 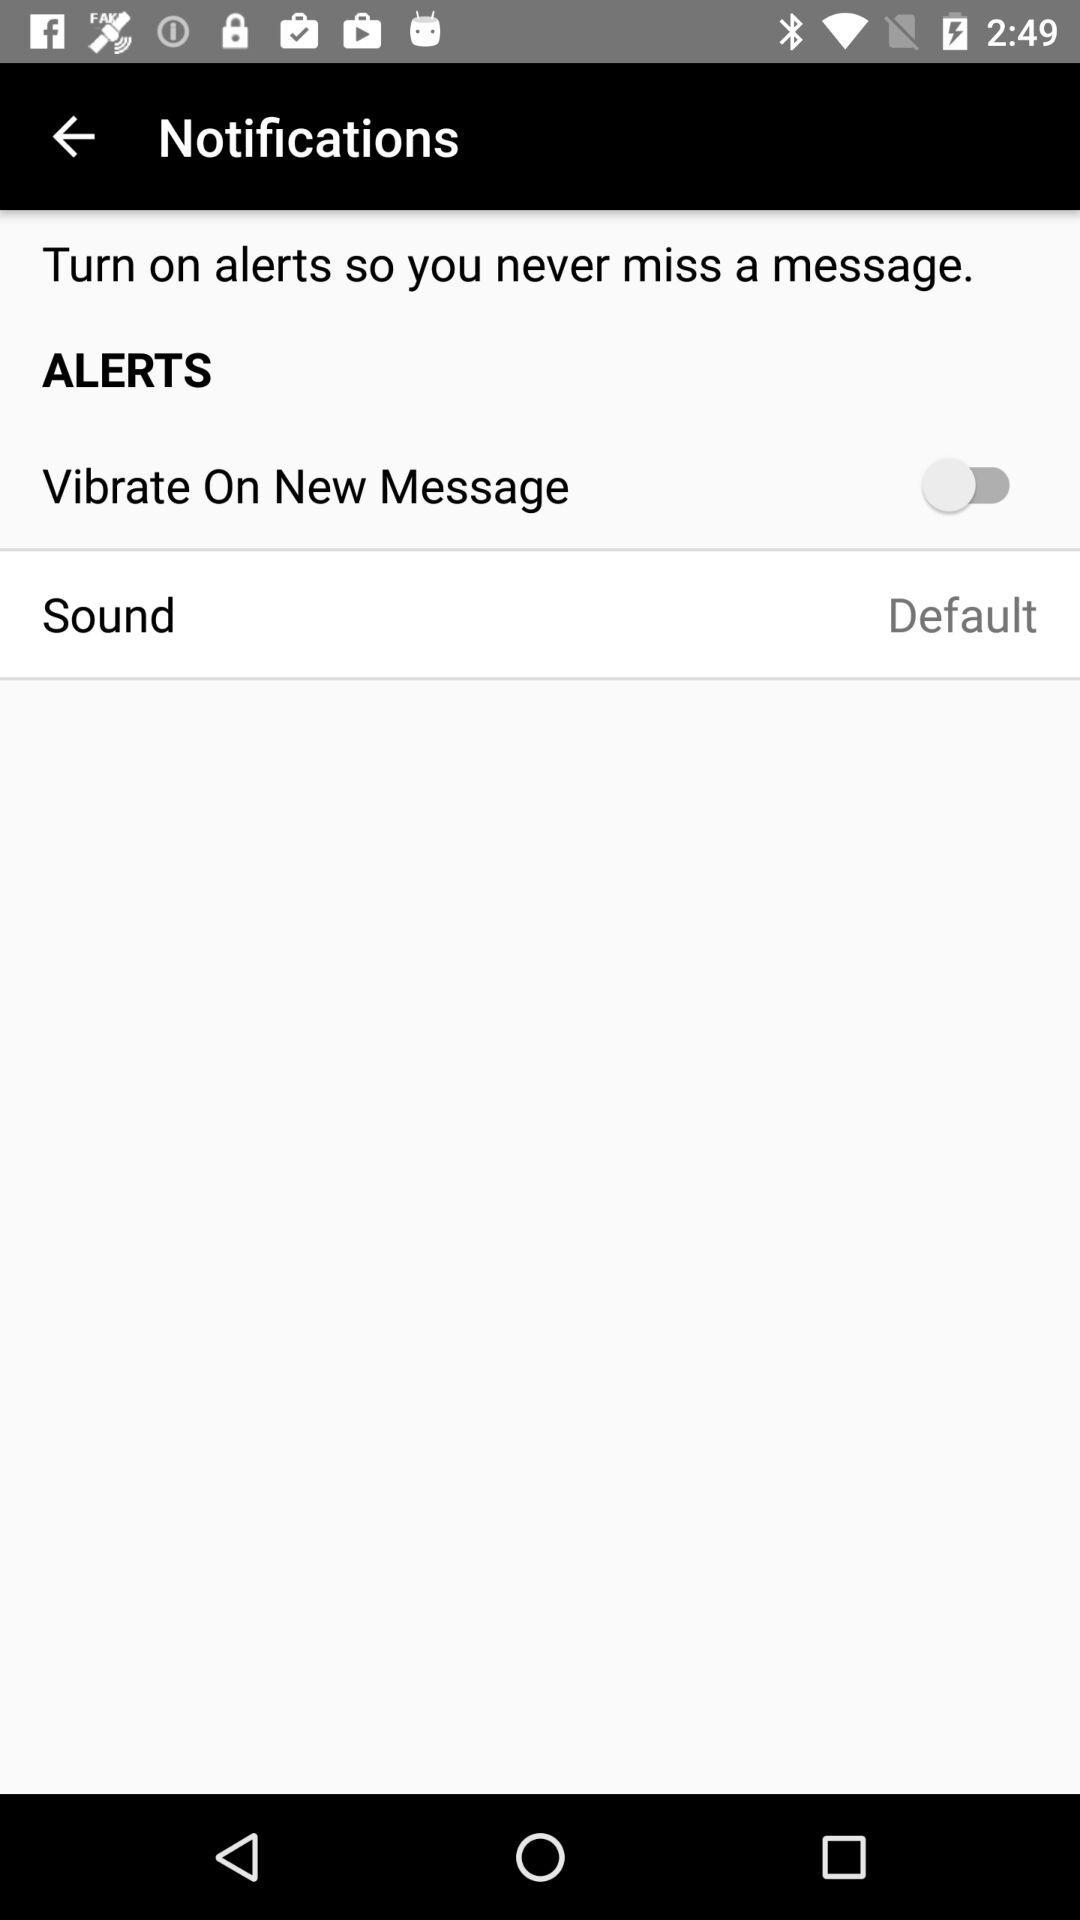 What do you see at coordinates (974, 484) in the screenshot?
I see `the item below alerts item` at bounding box center [974, 484].